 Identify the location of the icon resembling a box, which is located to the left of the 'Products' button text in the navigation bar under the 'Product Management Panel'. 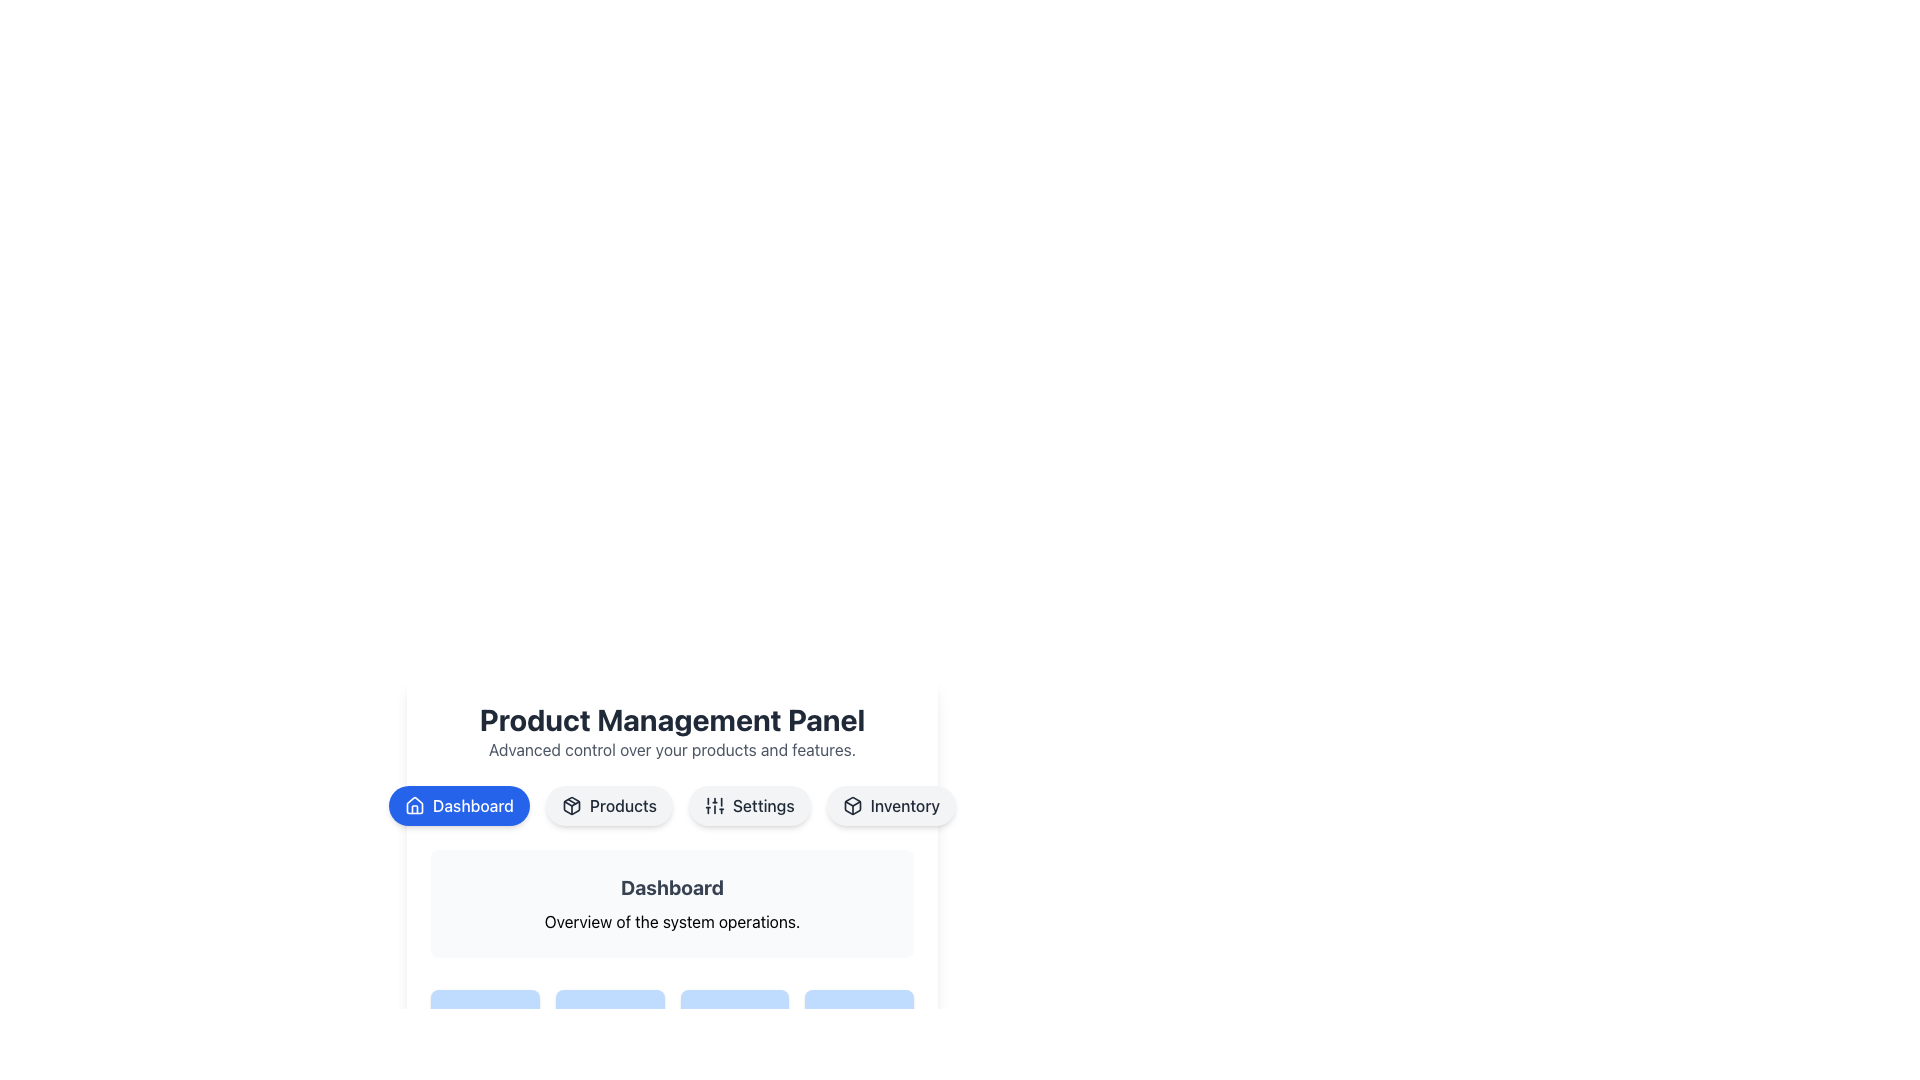
(570, 805).